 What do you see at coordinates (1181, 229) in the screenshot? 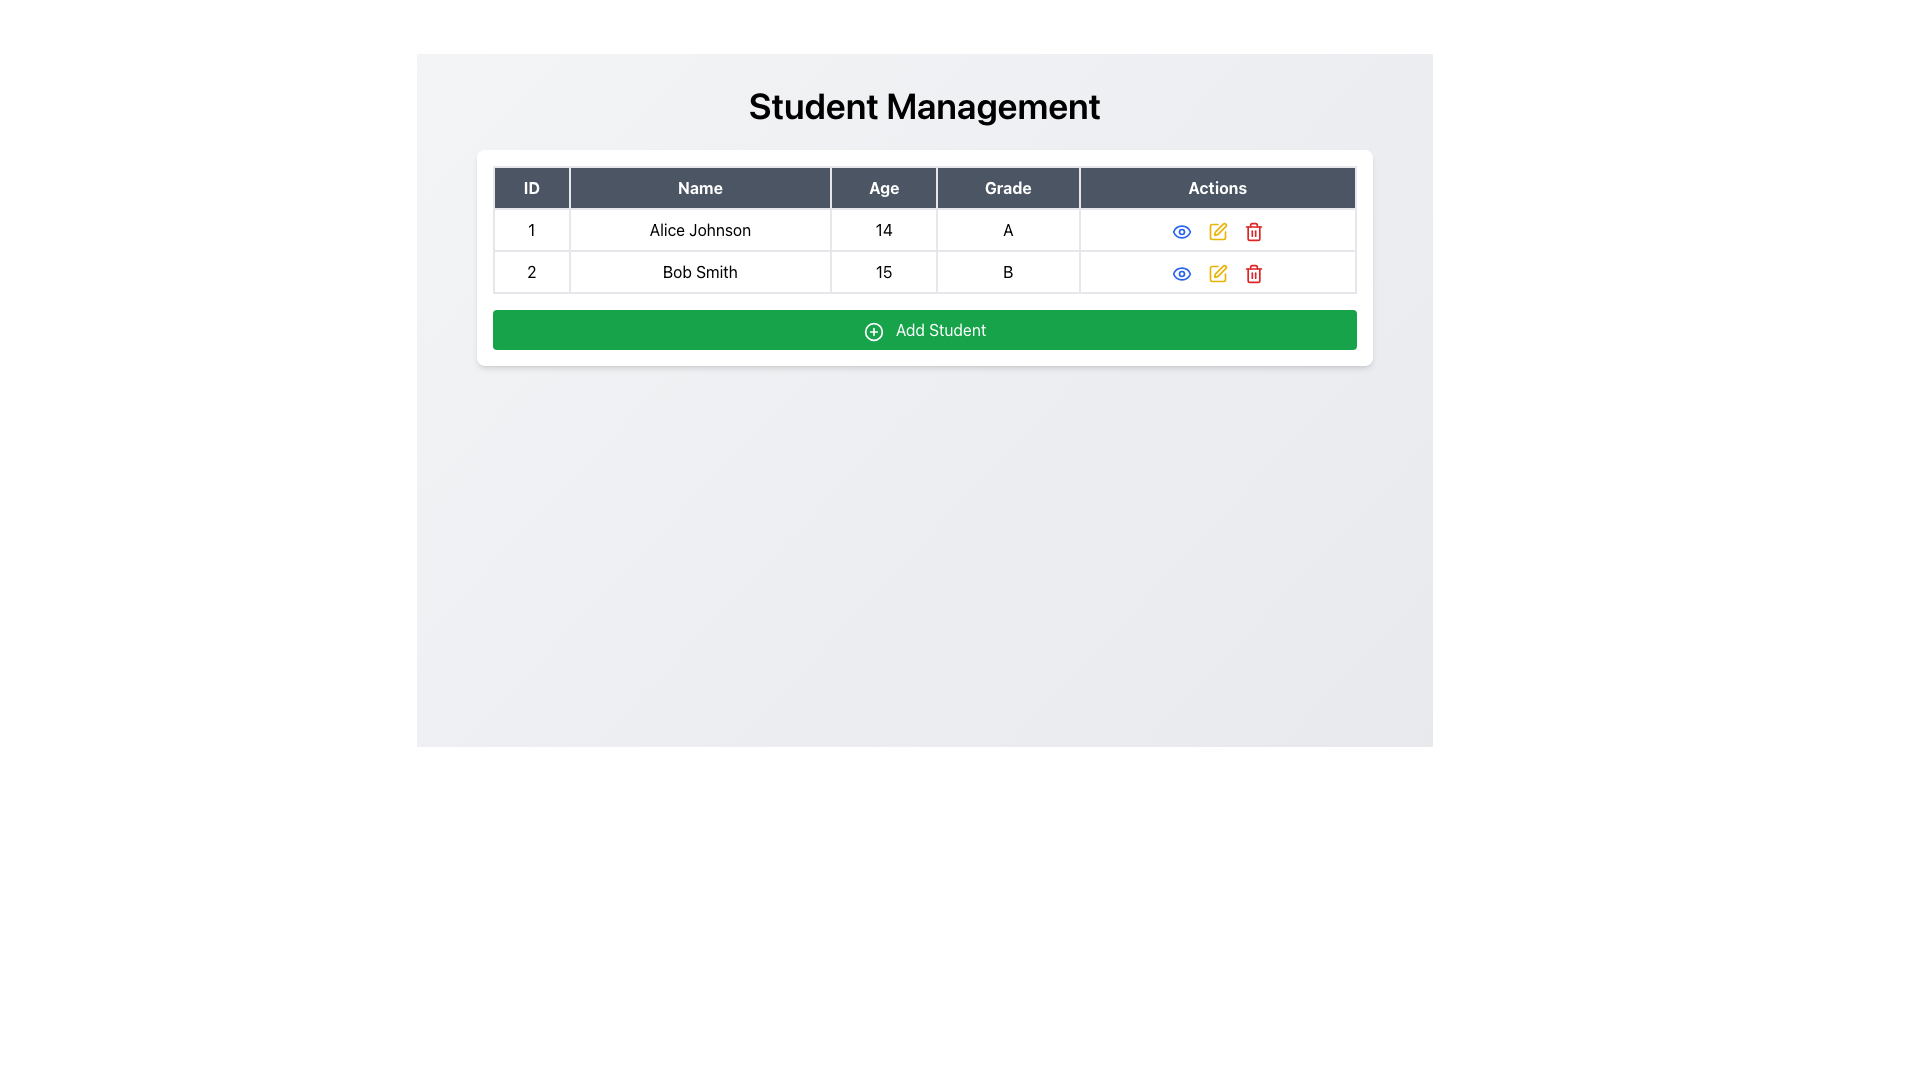
I see `the blue eye-shaped icon button in the 'Actions' column of the first row in the student data table` at bounding box center [1181, 229].